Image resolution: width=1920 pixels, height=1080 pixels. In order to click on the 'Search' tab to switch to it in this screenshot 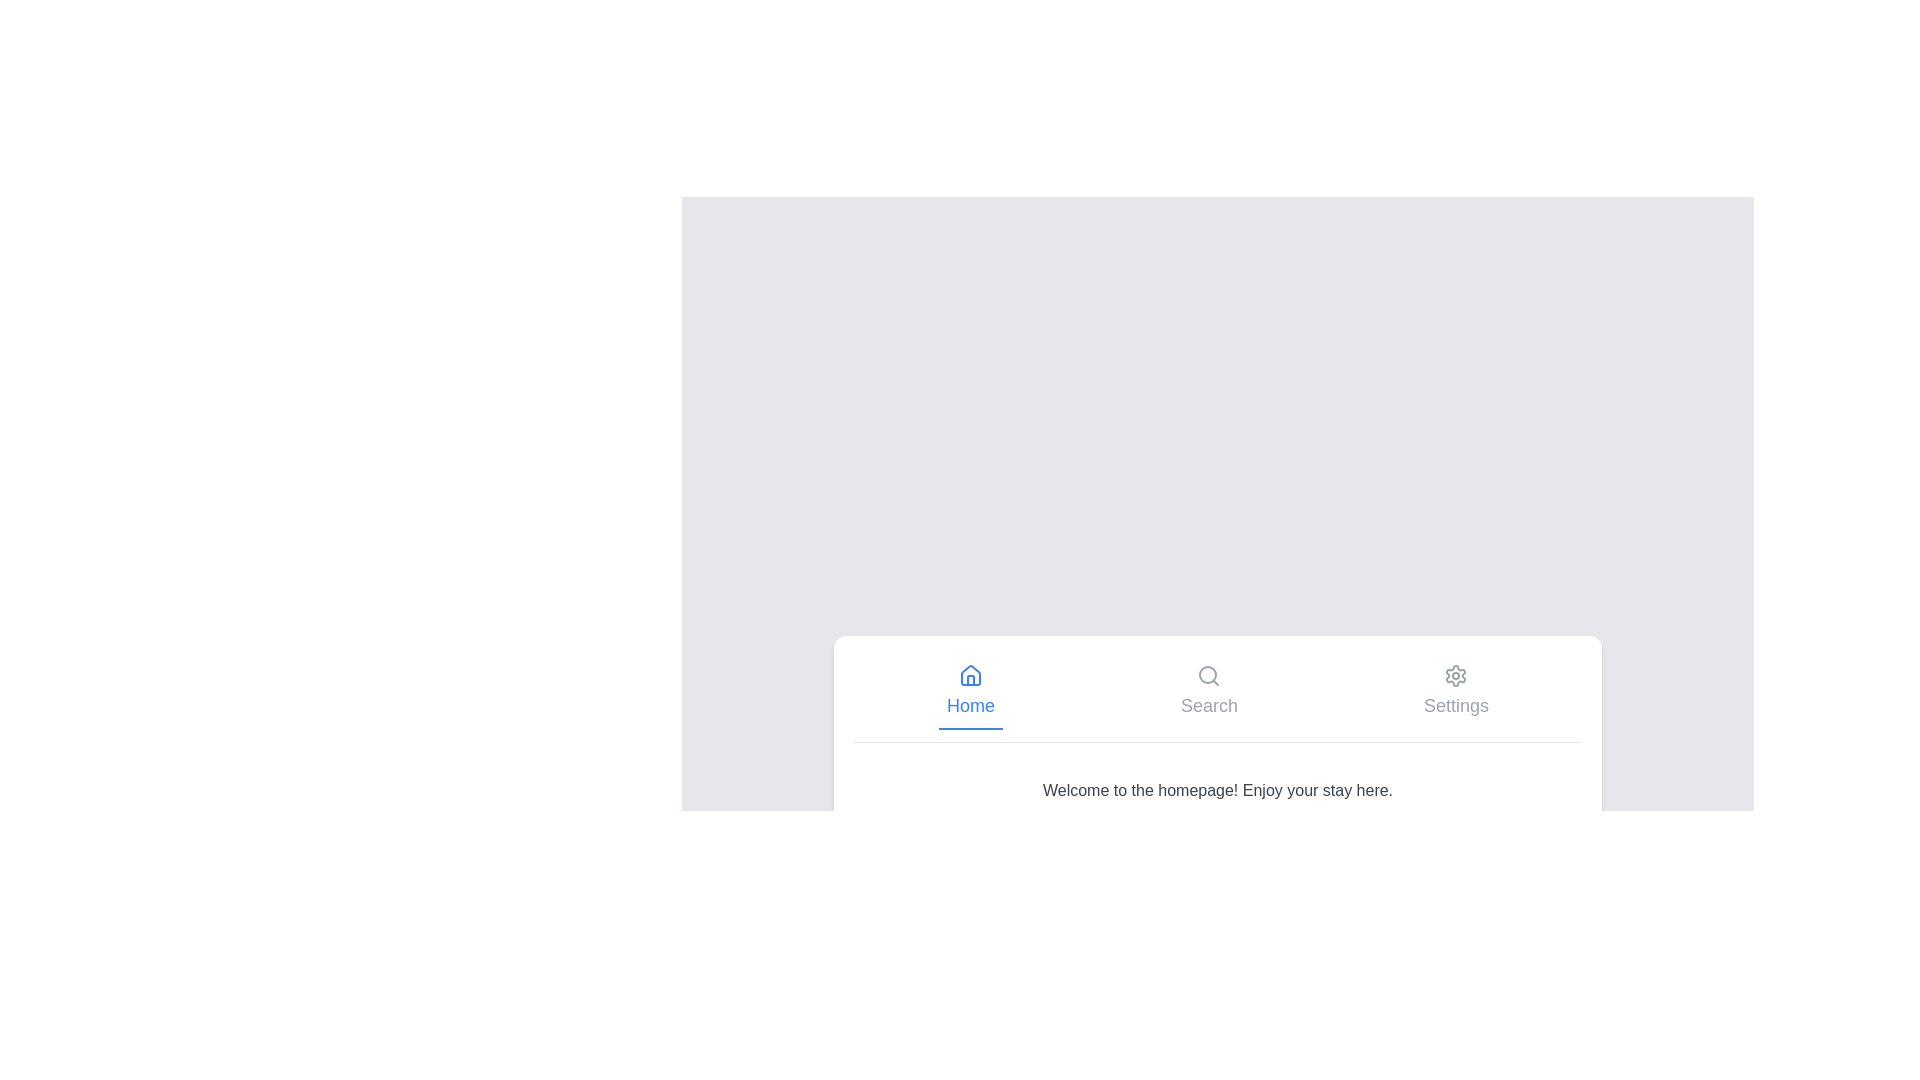, I will do `click(1208, 690)`.